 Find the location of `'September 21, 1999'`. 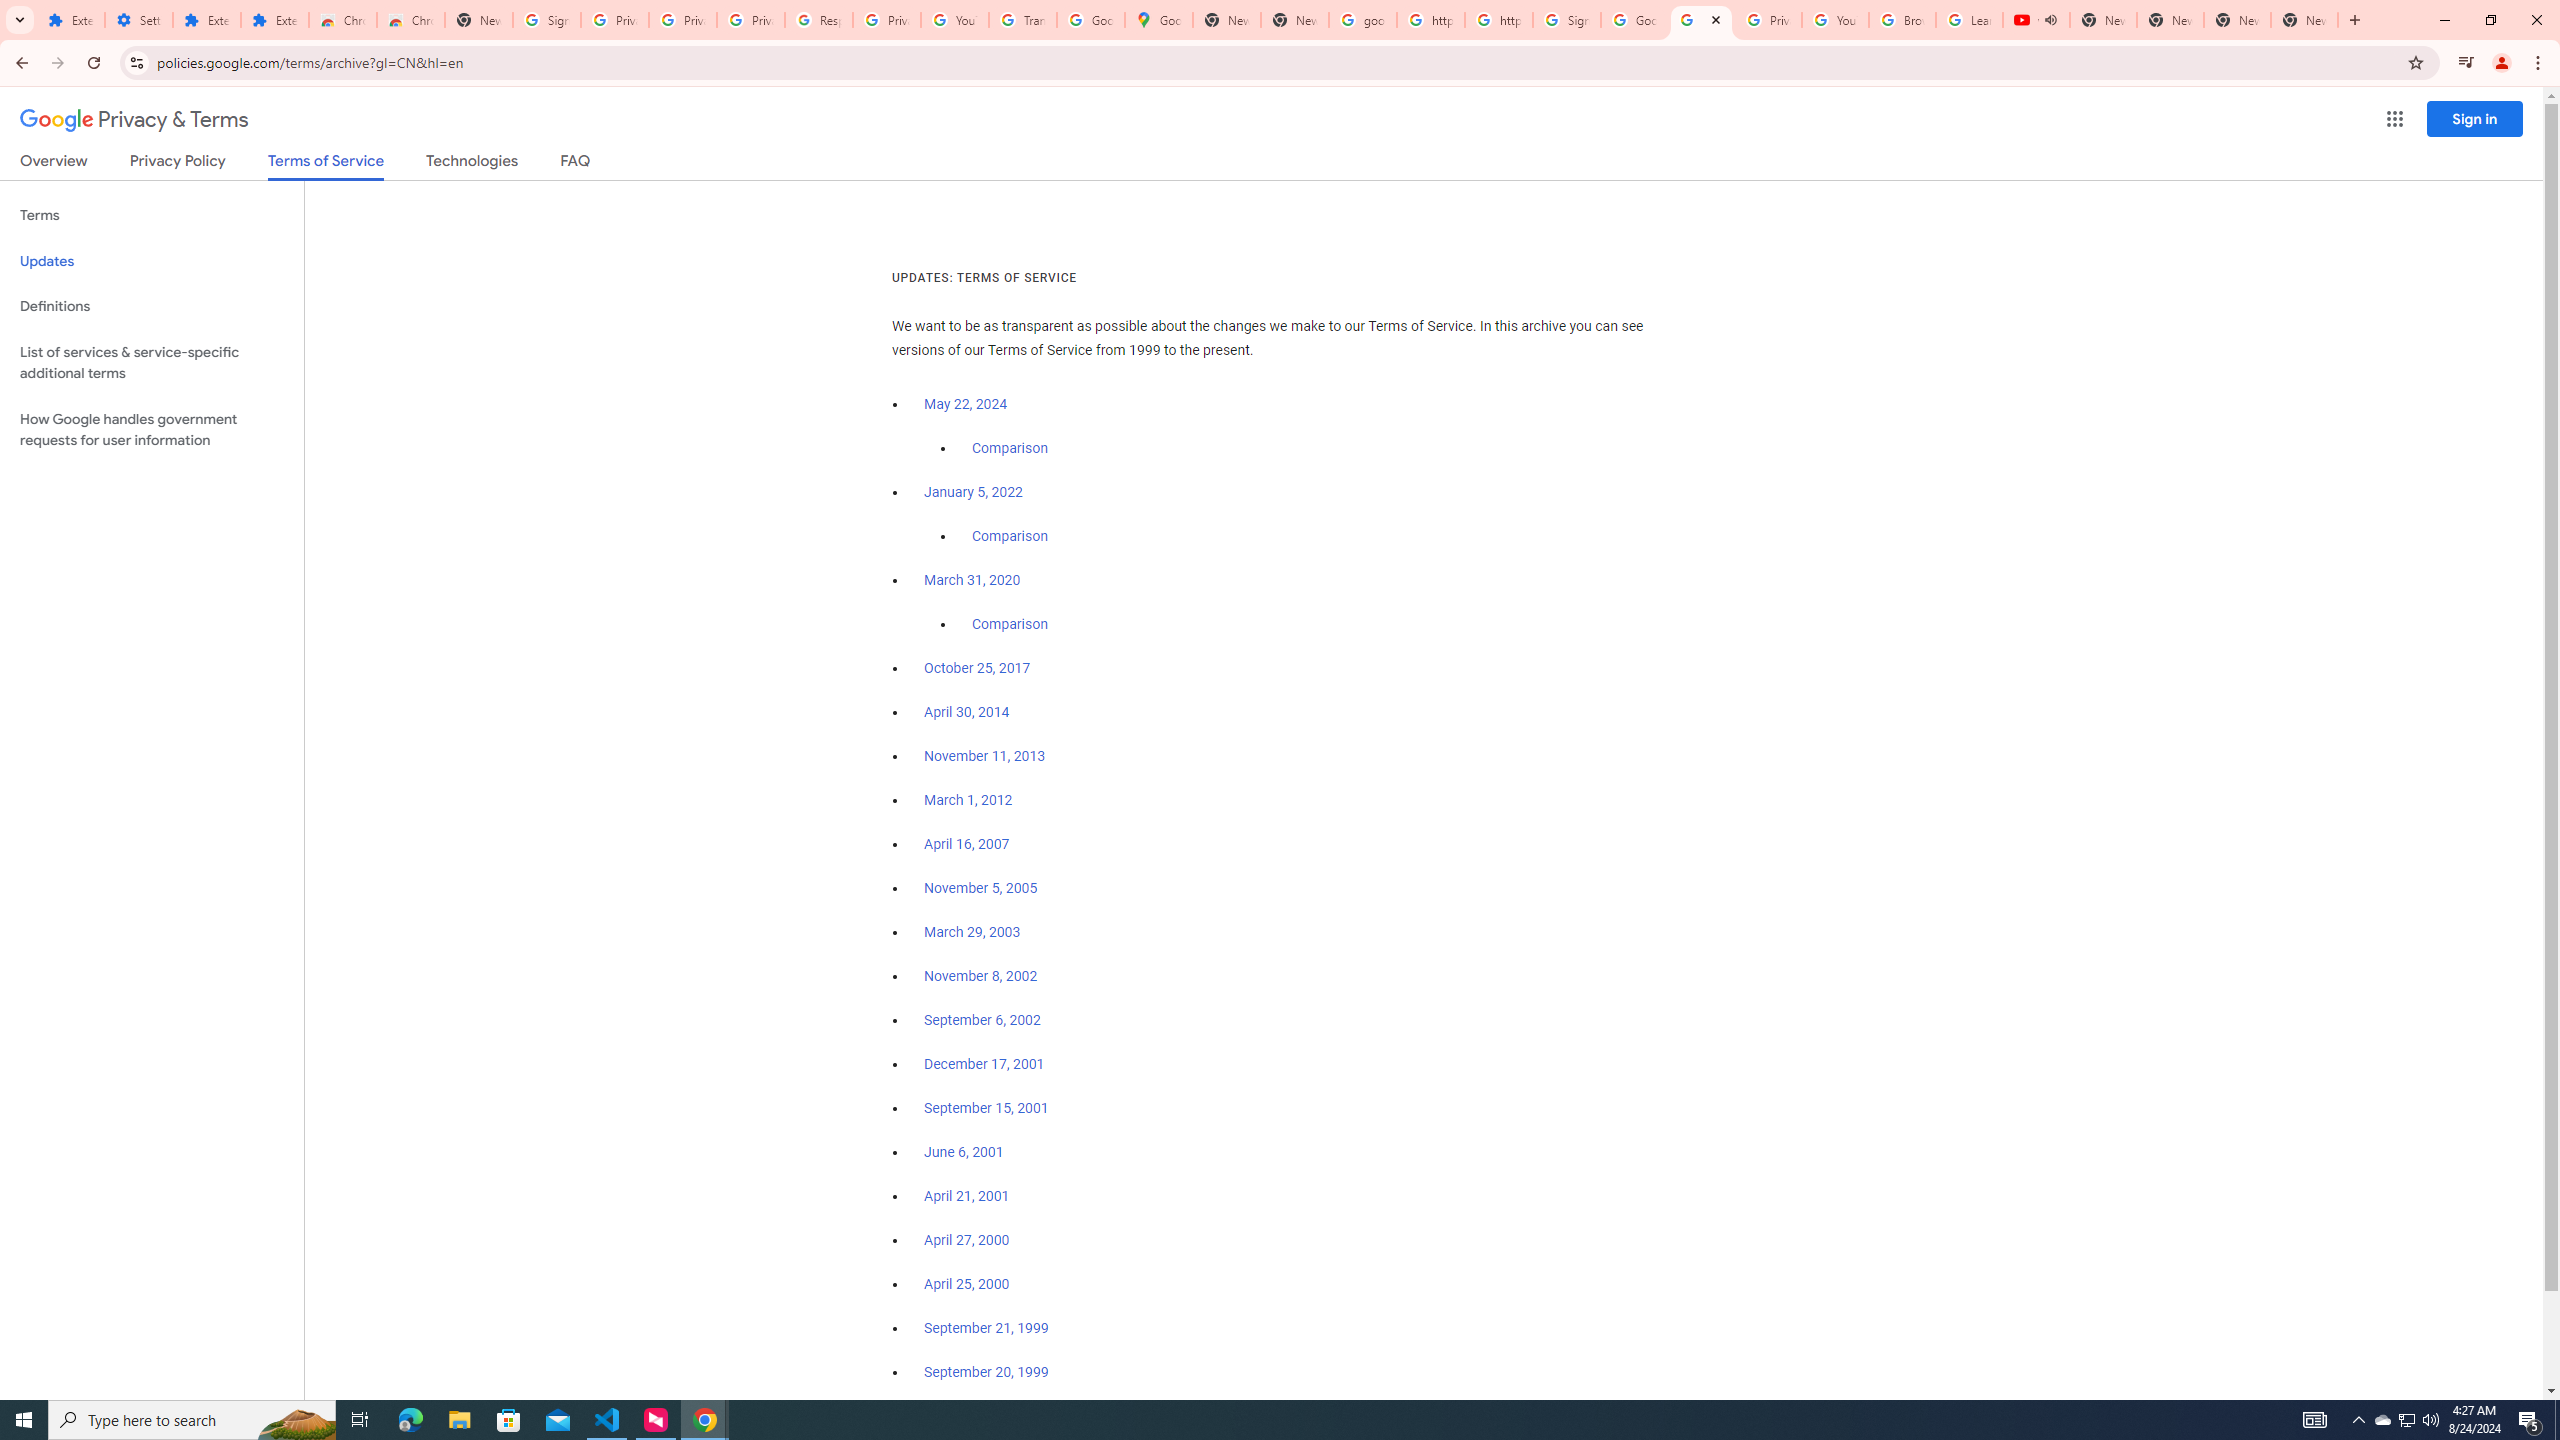

'September 21, 1999' is located at coordinates (986, 1326).